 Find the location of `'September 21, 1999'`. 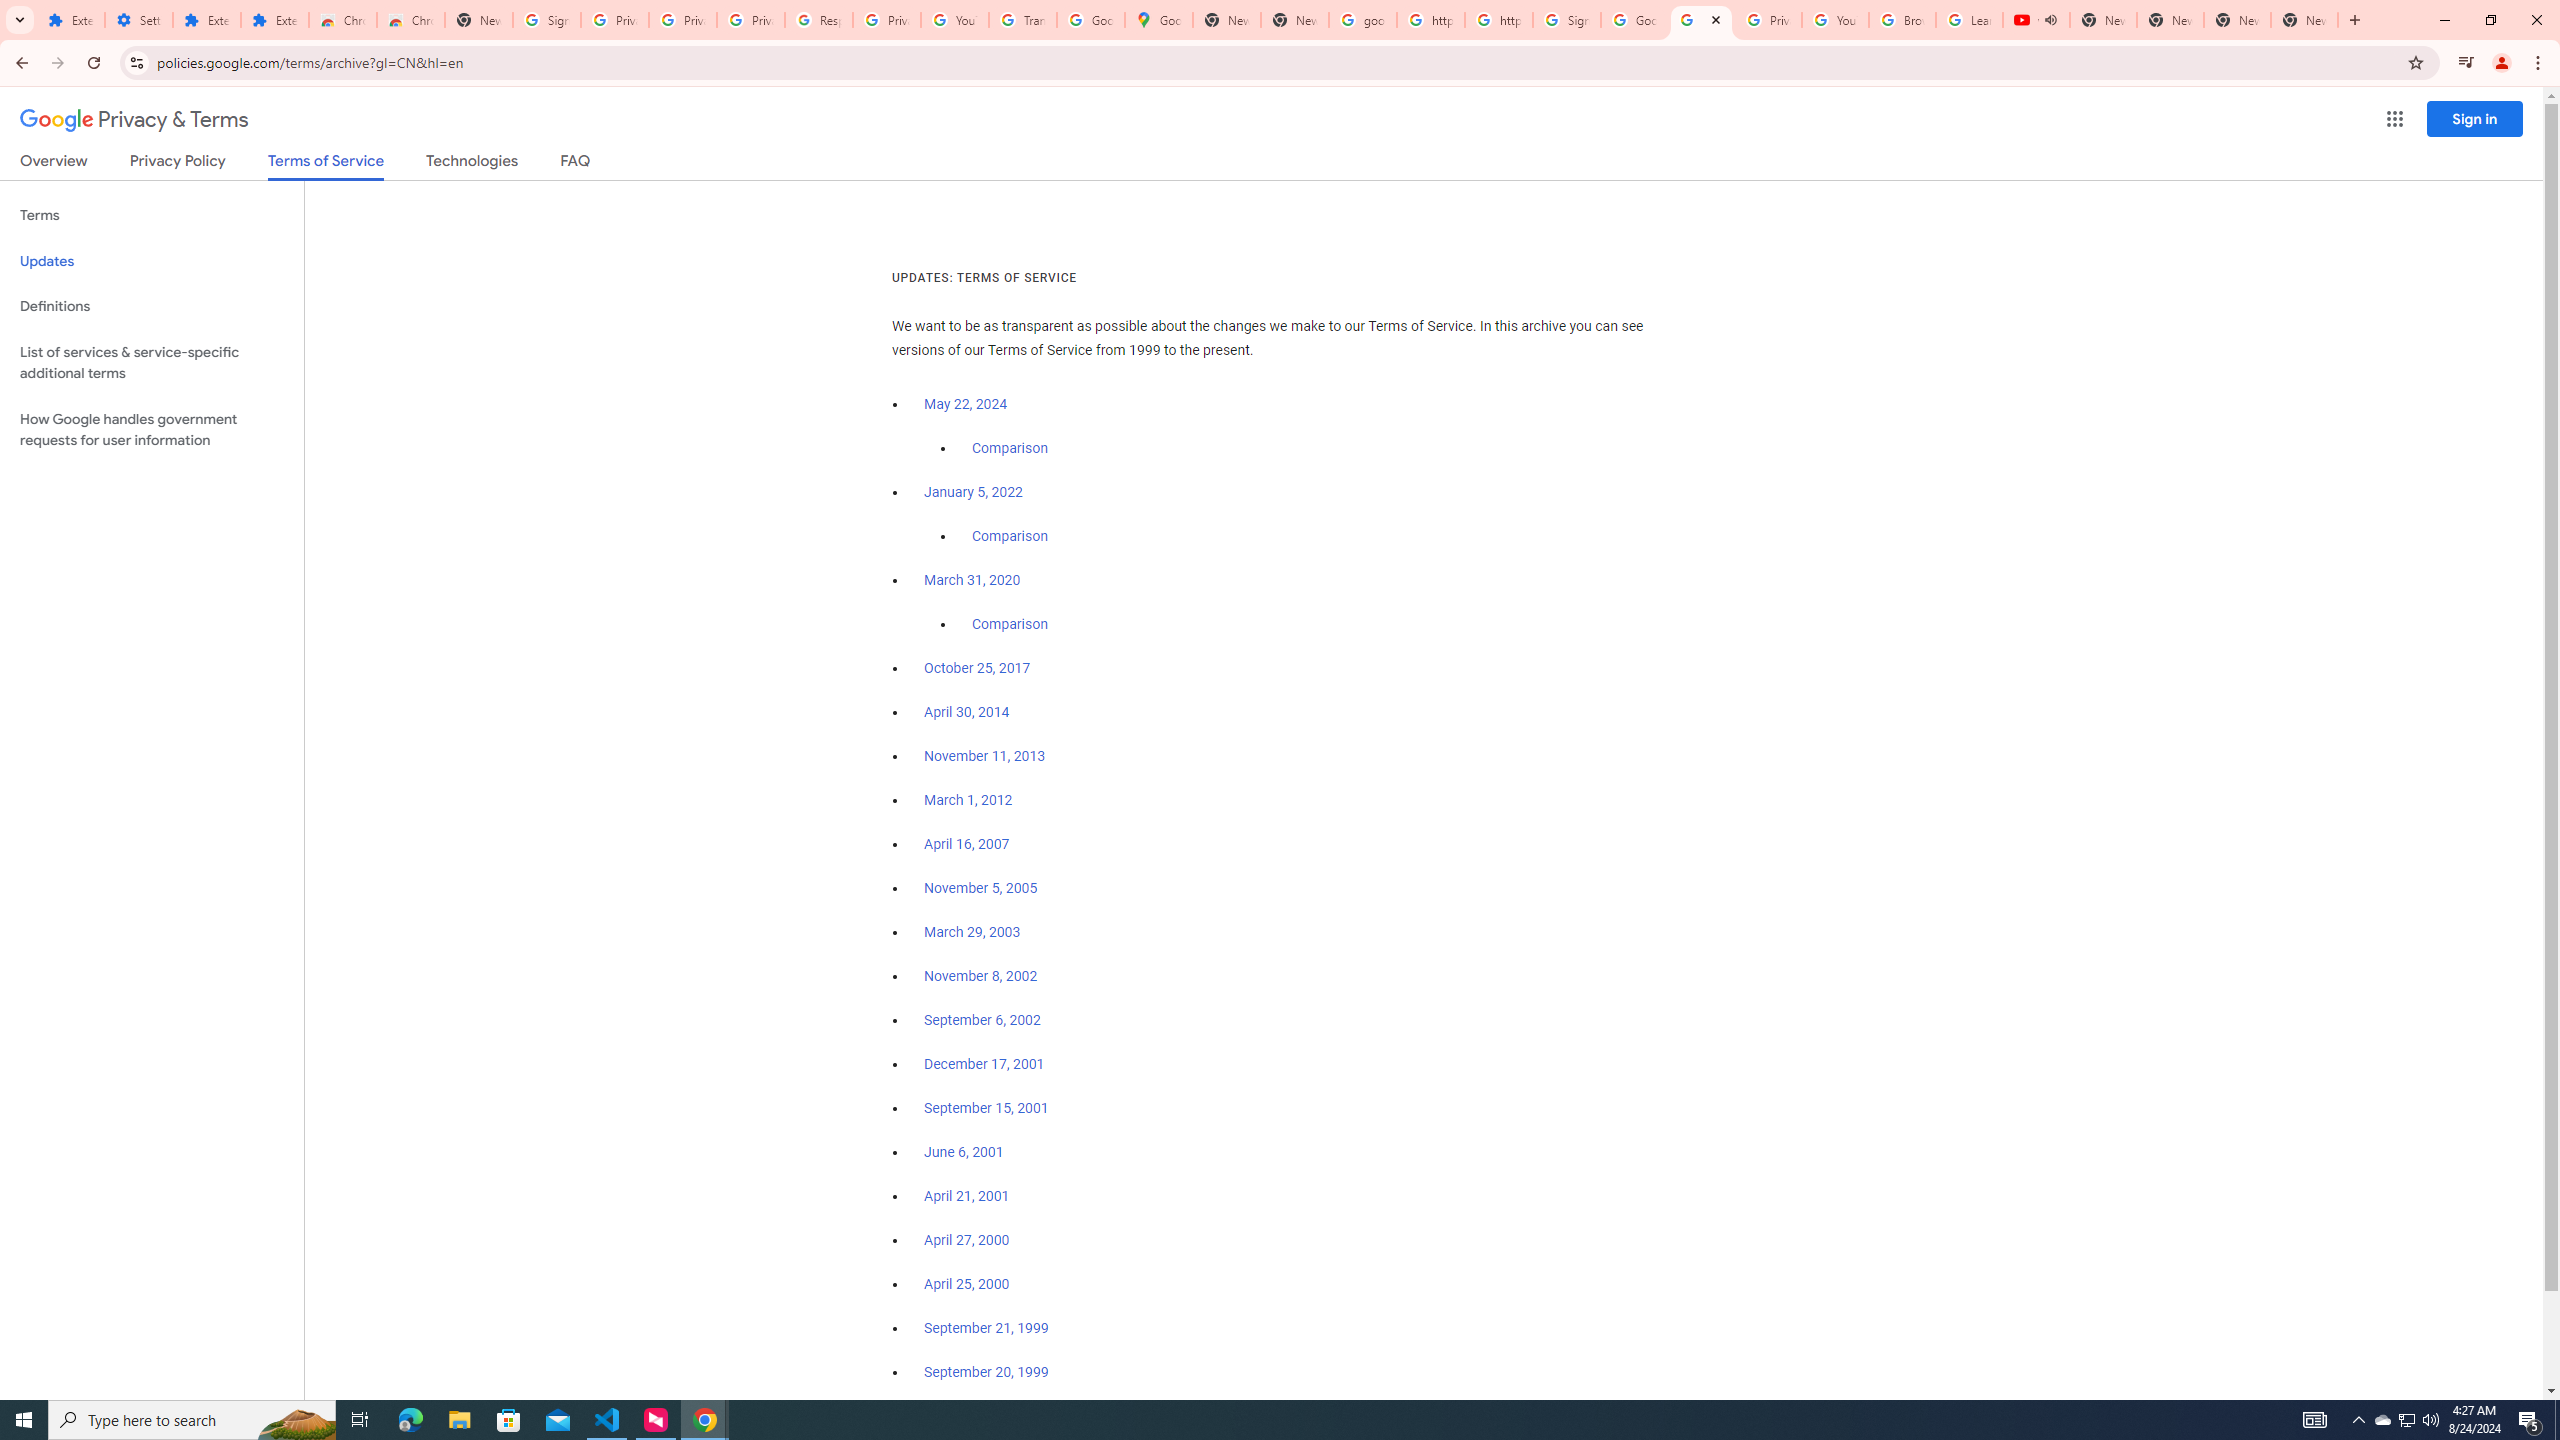

'September 21, 1999' is located at coordinates (986, 1326).